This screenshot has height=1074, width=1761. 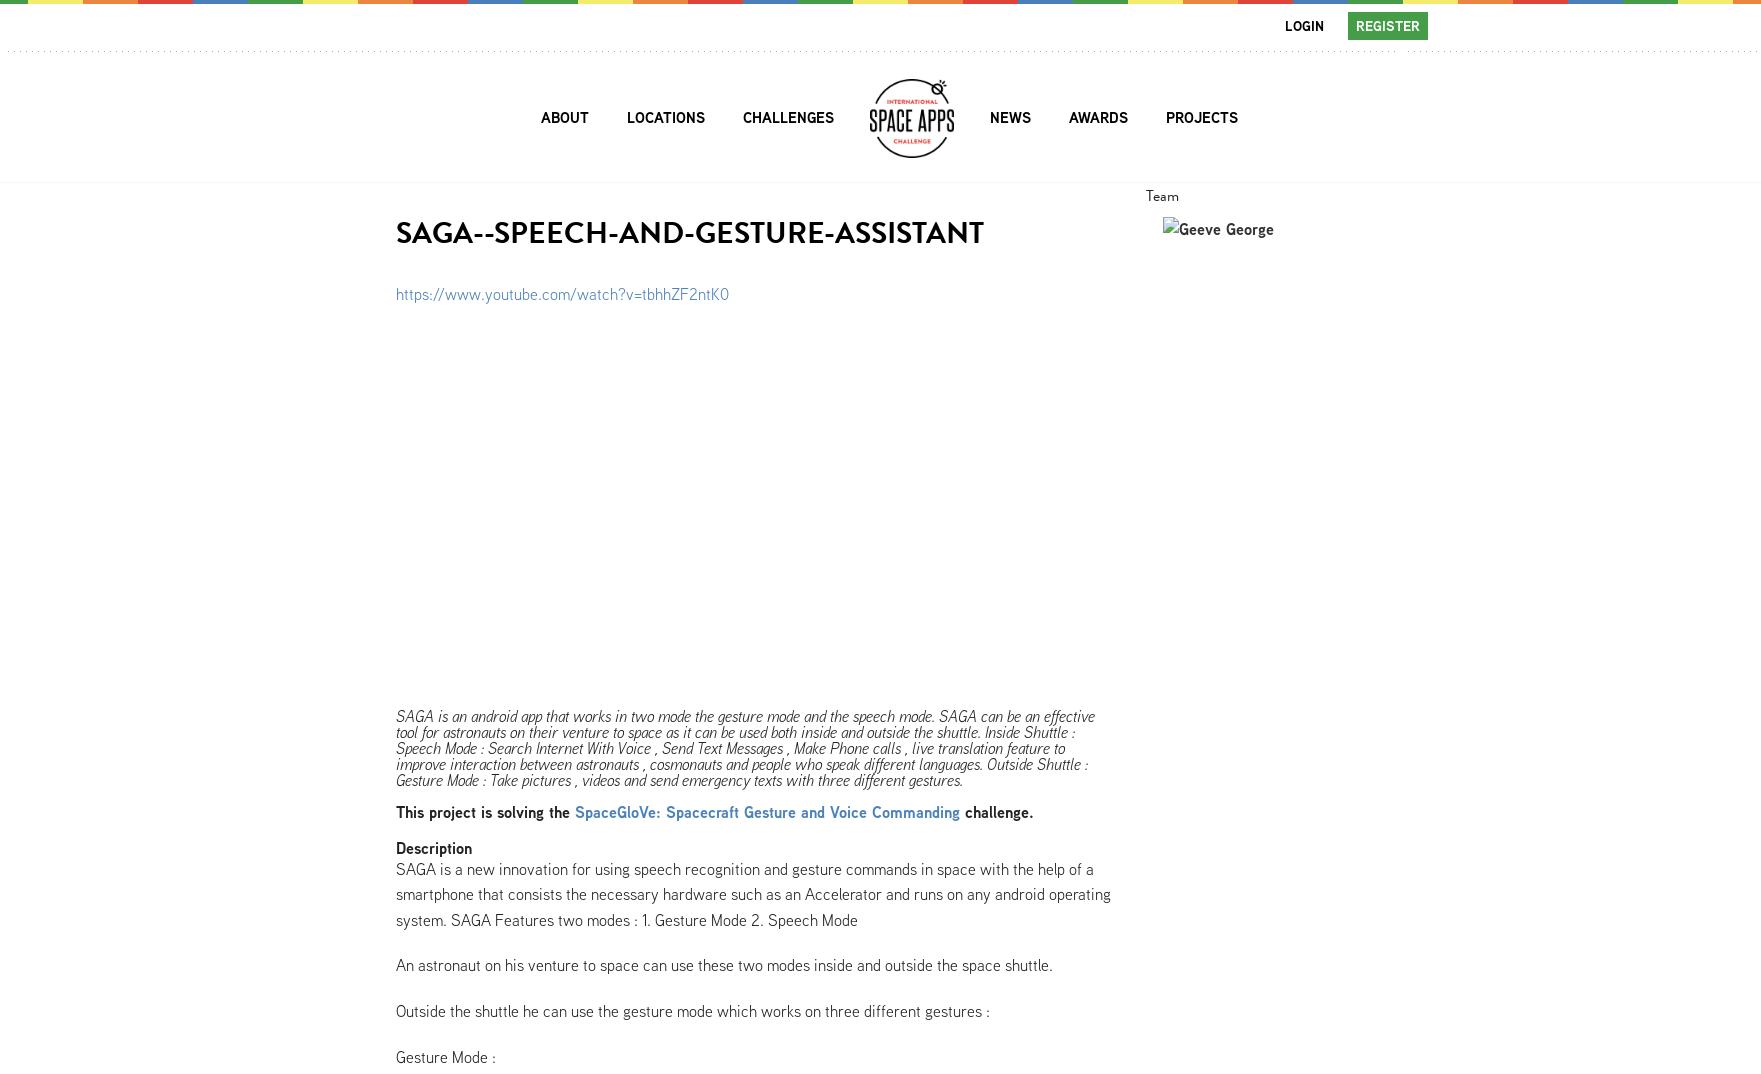 I want to click on 'About', so click(x=563, y=116).